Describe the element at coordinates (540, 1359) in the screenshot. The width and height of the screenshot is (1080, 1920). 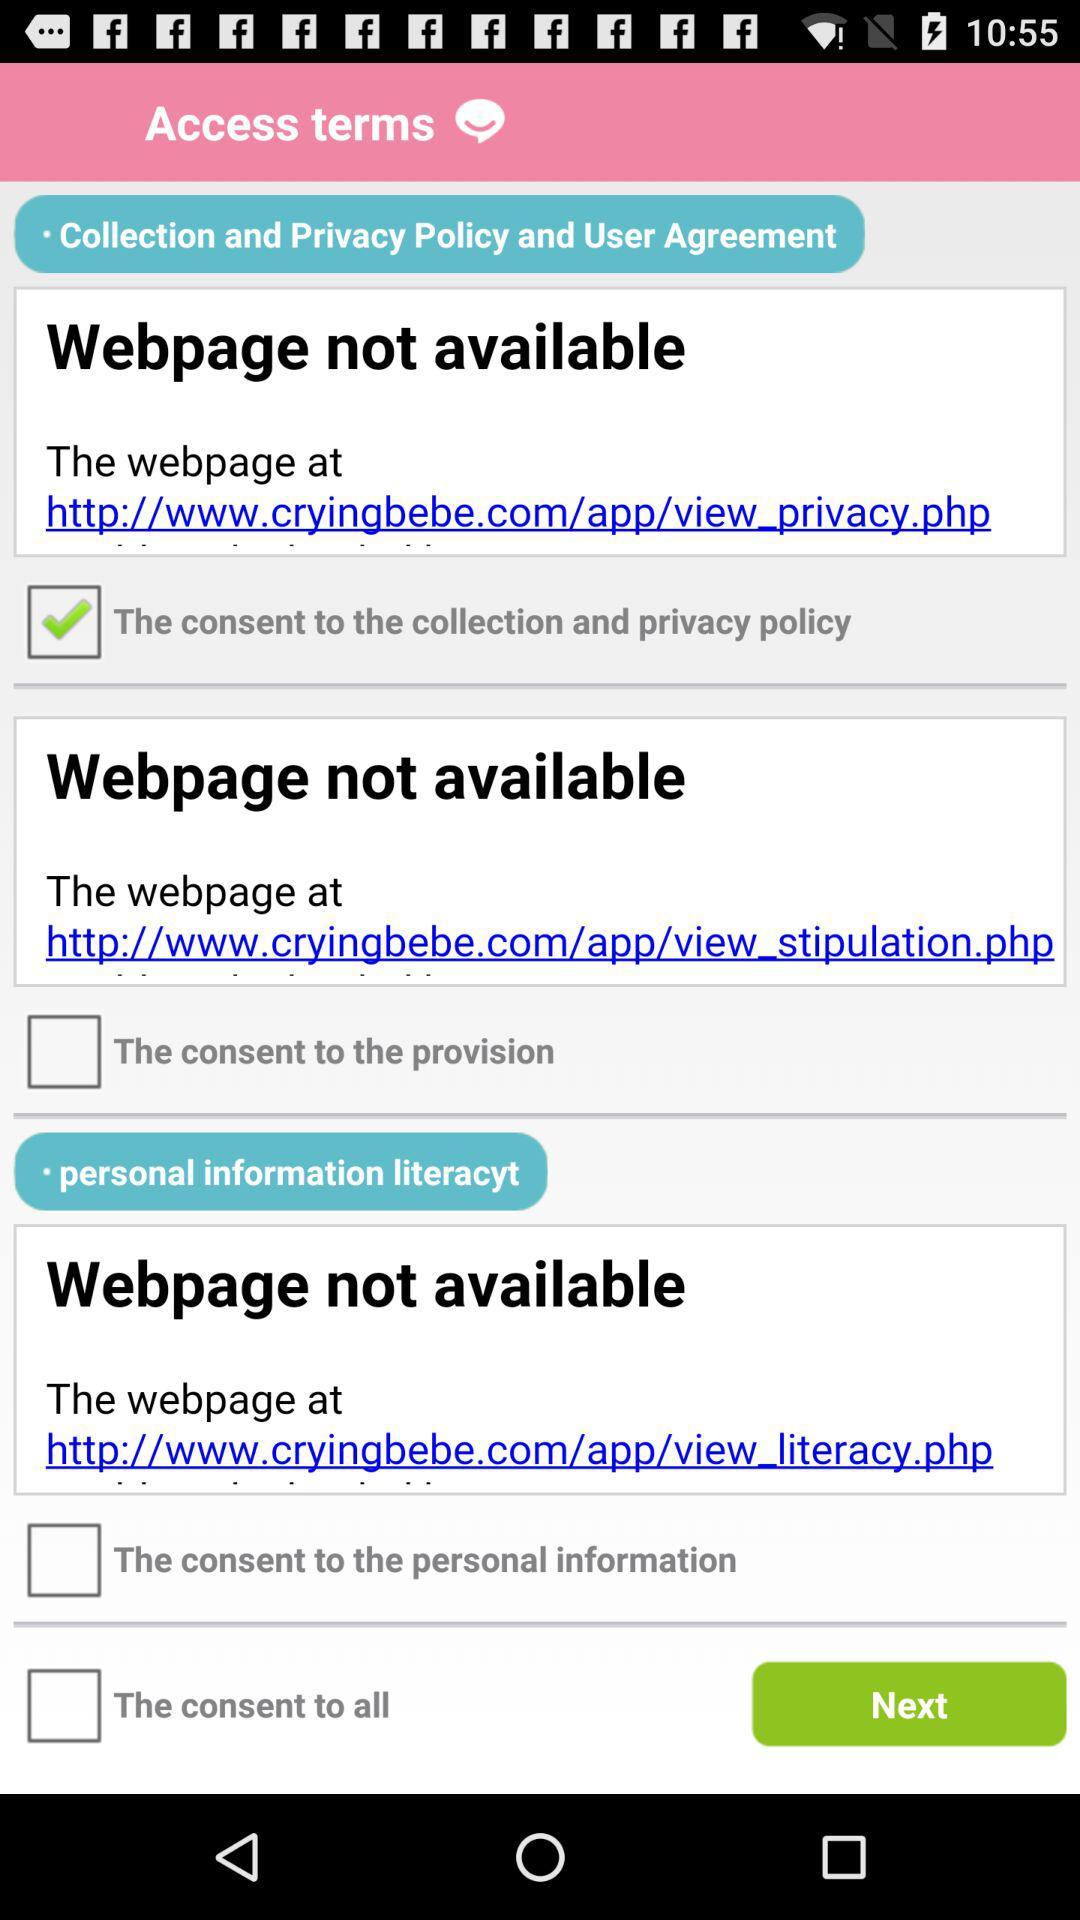
I see `for adverisment` at that location.